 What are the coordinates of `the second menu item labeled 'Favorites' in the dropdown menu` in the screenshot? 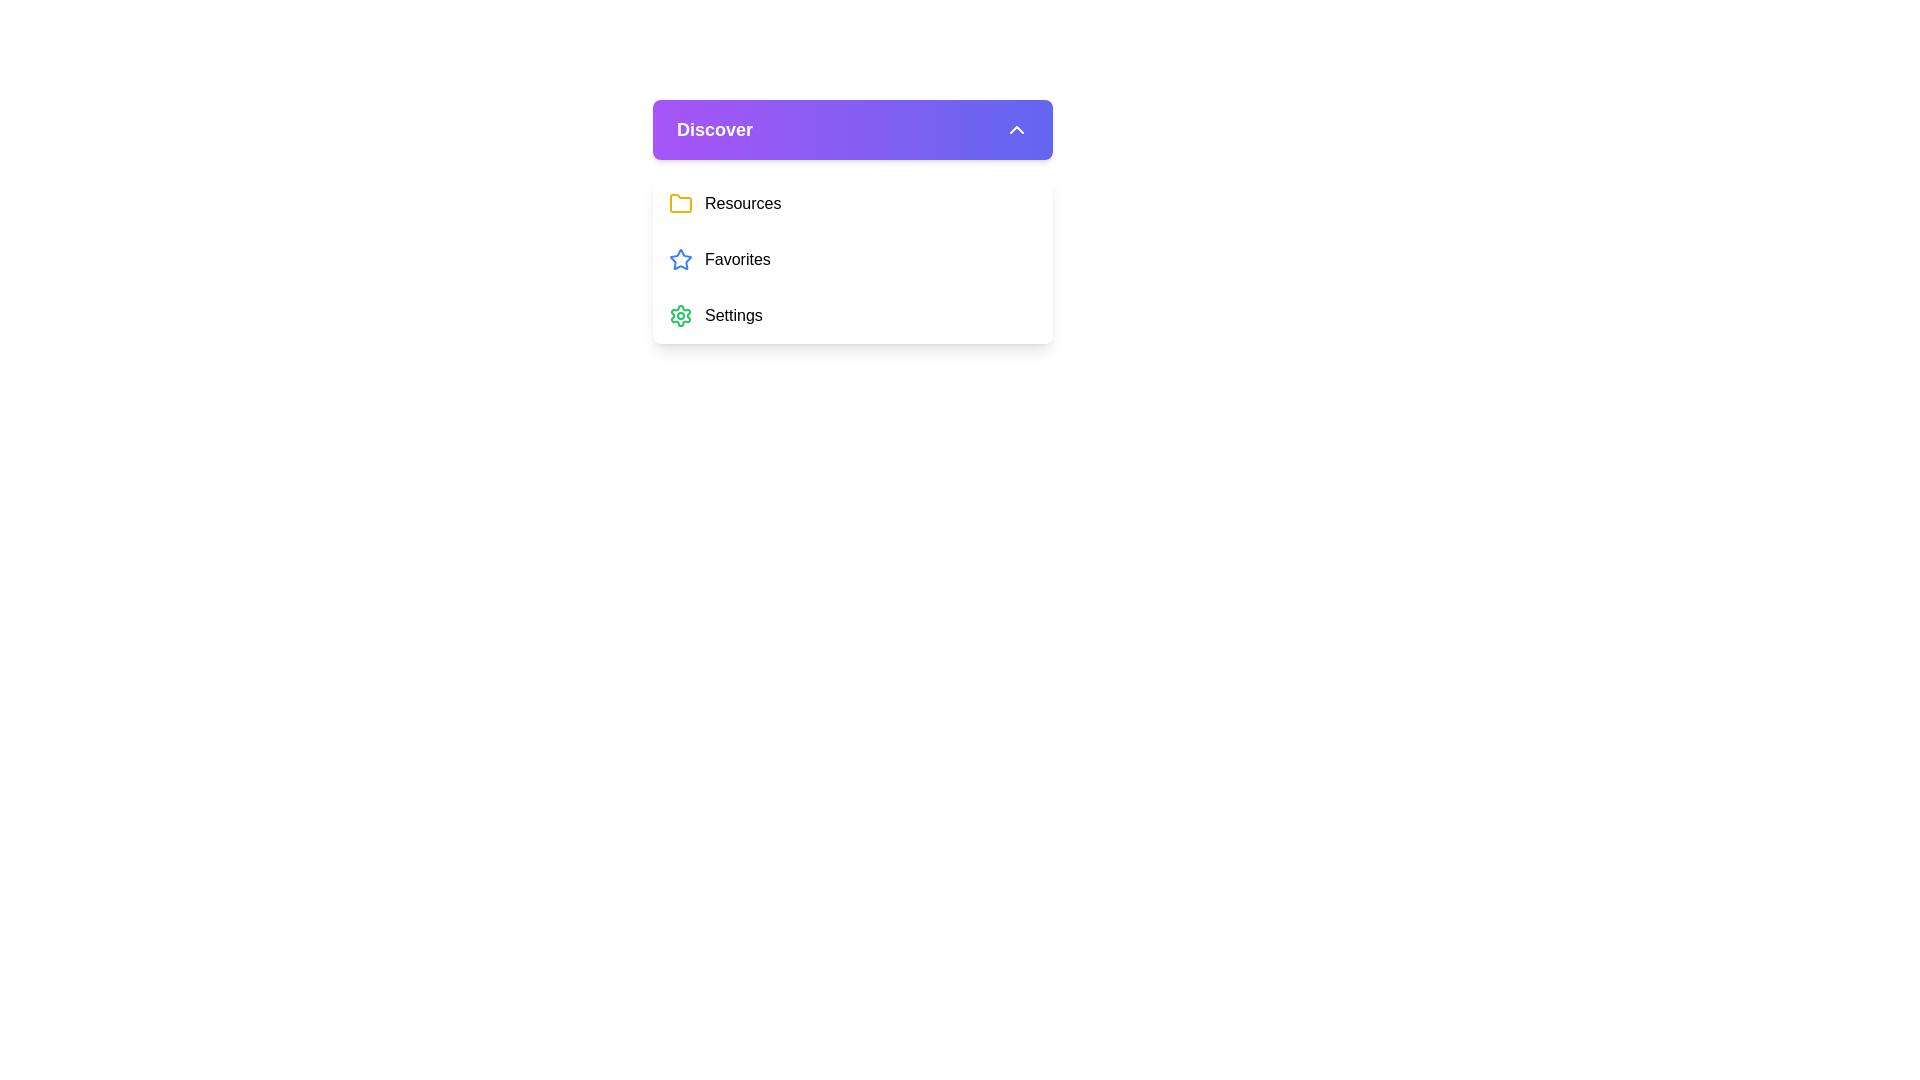 It's located at (853, 258).